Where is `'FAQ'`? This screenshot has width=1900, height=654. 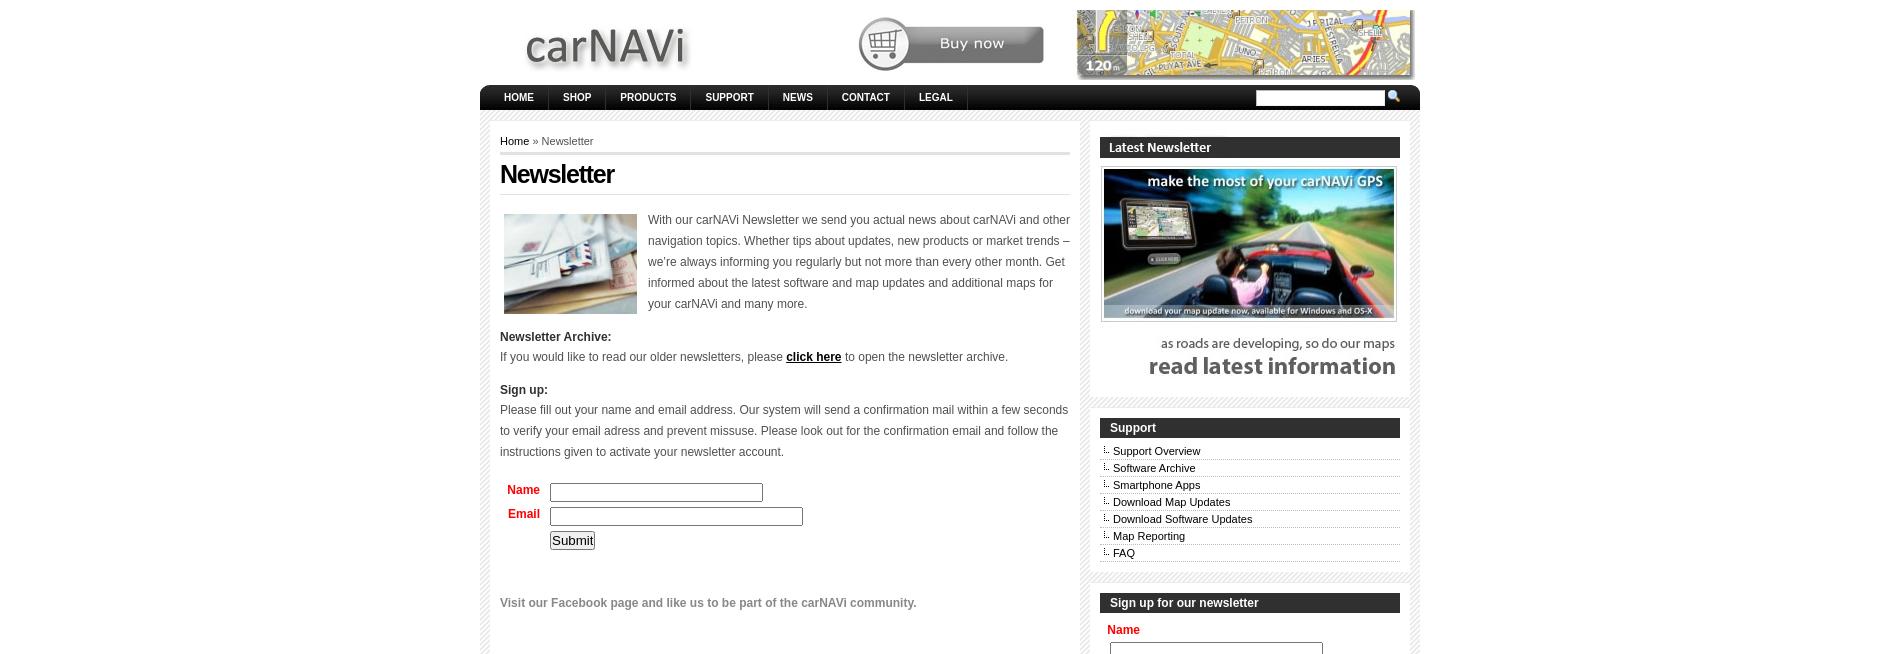 'FAQ' is located at coordinates (1124, 552).